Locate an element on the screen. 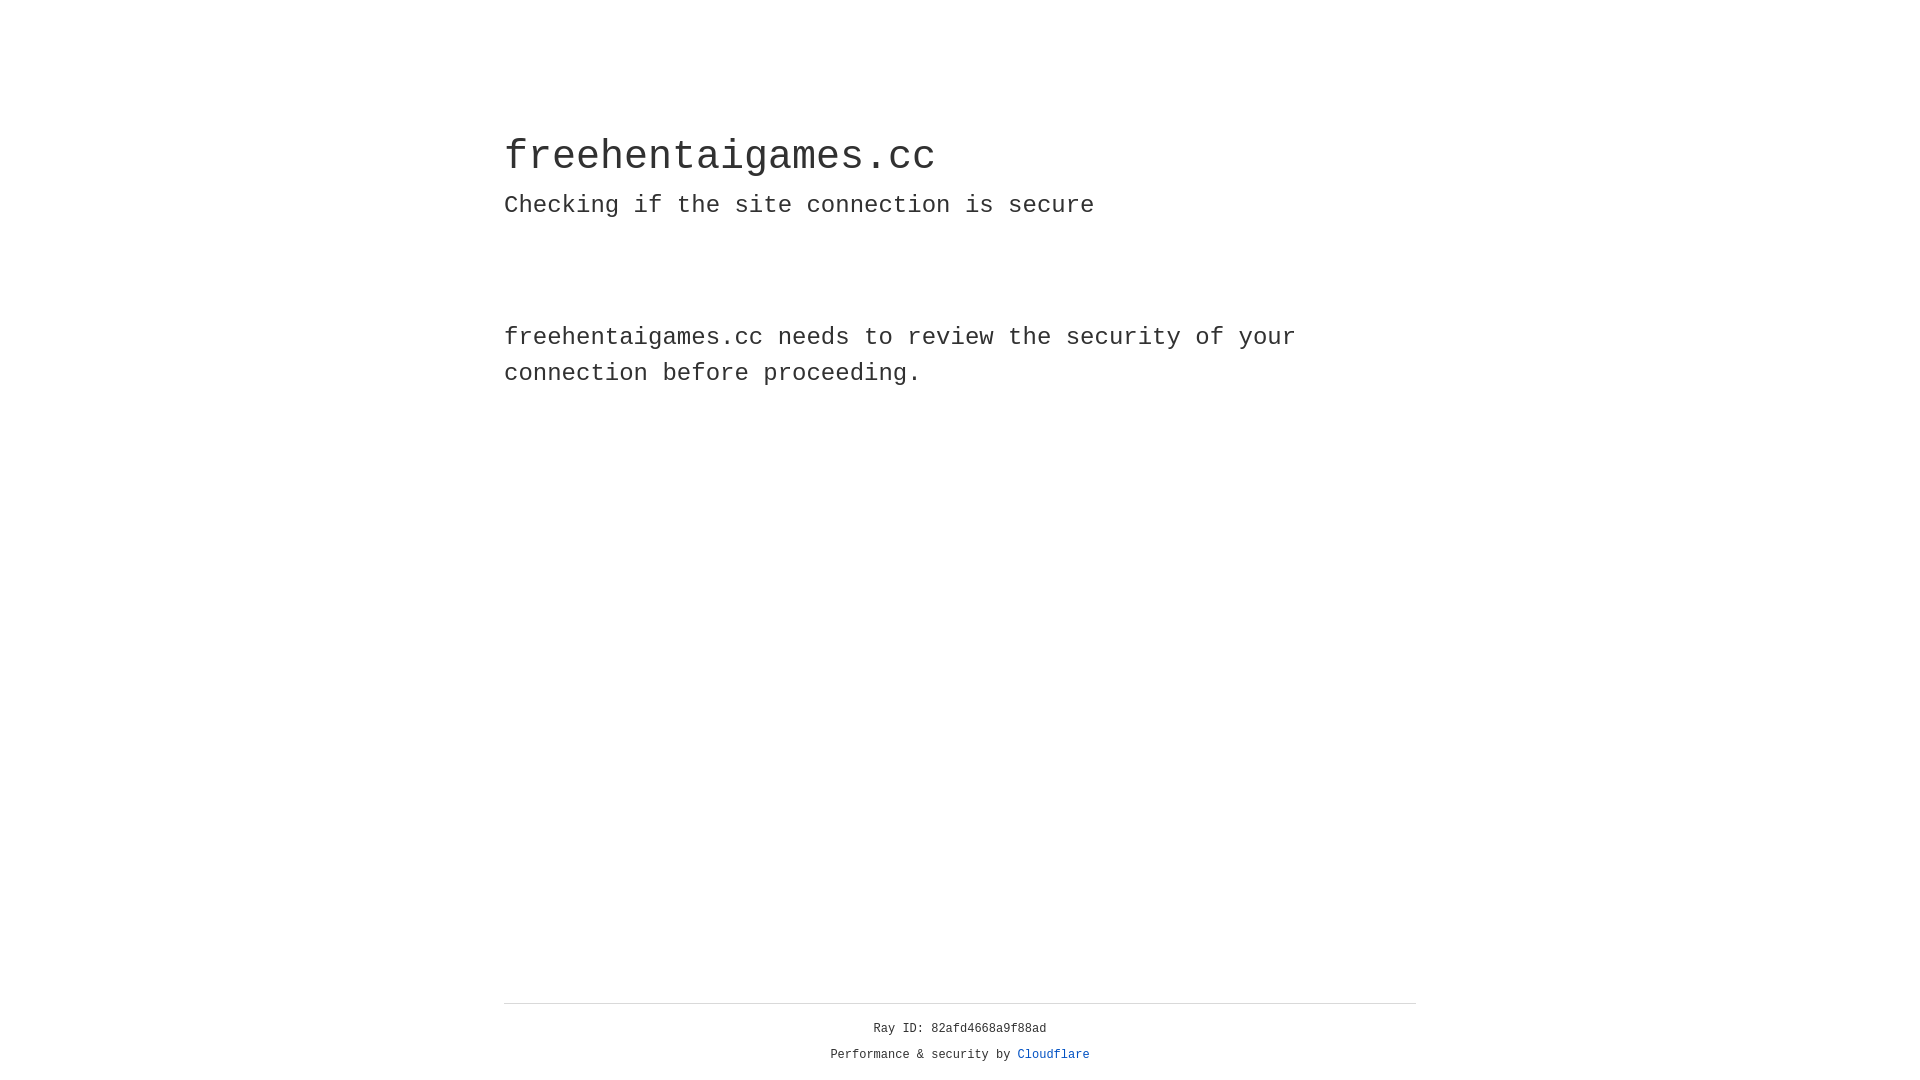 The height and width of the screenshot is (1080, 1920). 'Cloudflare' is located at coordinates (1017, 1054).